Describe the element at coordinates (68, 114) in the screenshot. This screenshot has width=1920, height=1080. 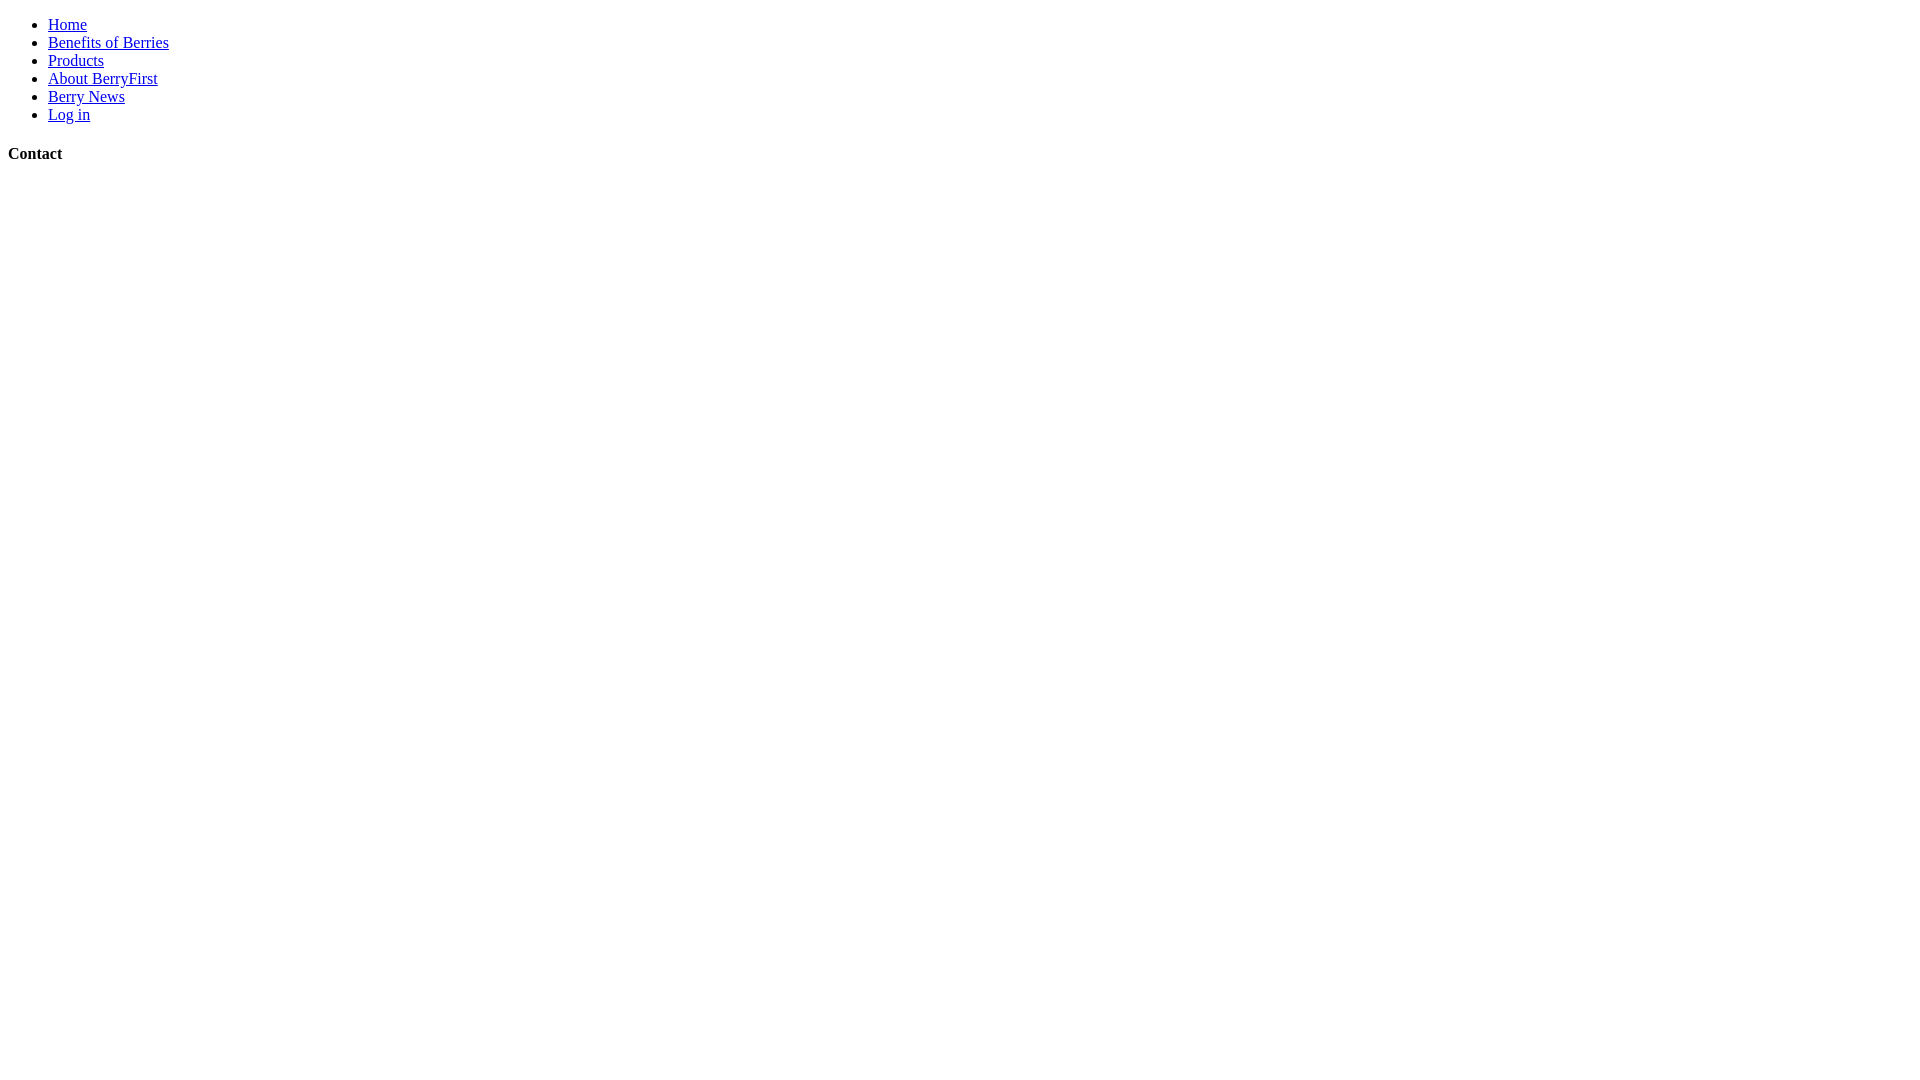
I see `'Log in'` at that location.